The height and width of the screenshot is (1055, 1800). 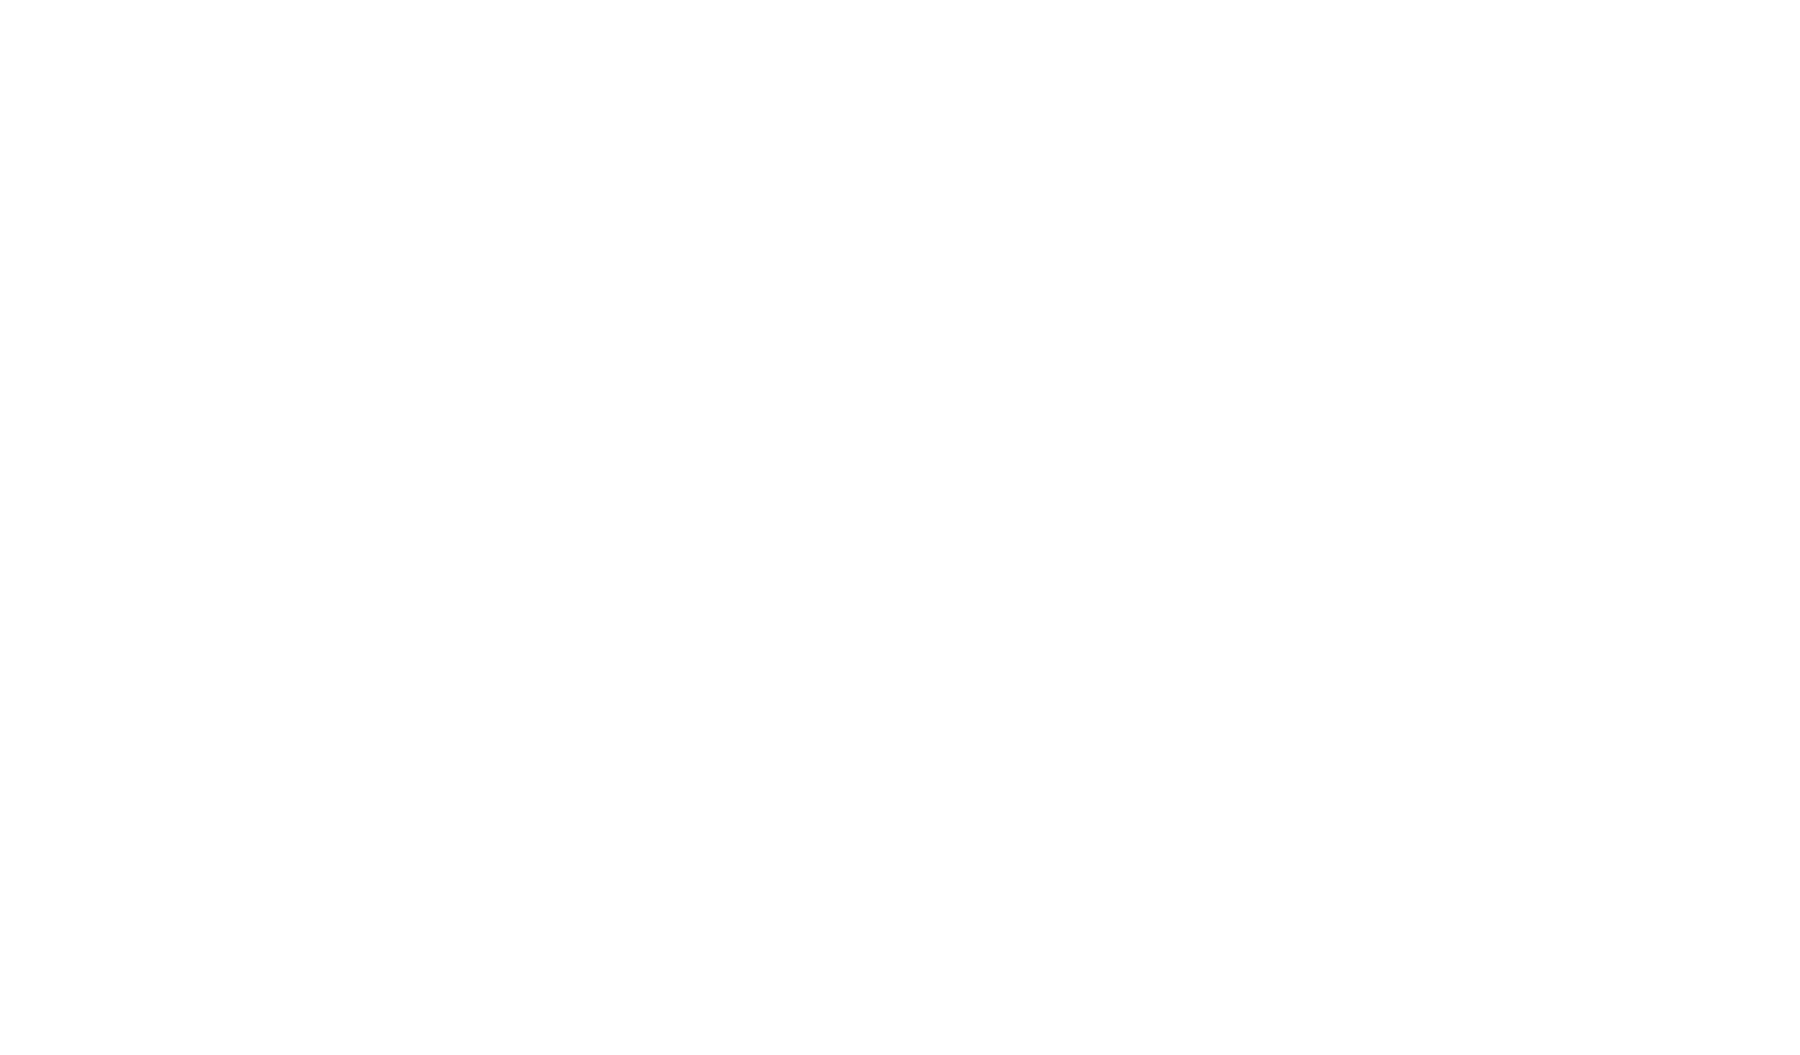 I want to click on 'Suggest a topic', so click(x=1031, y=532).